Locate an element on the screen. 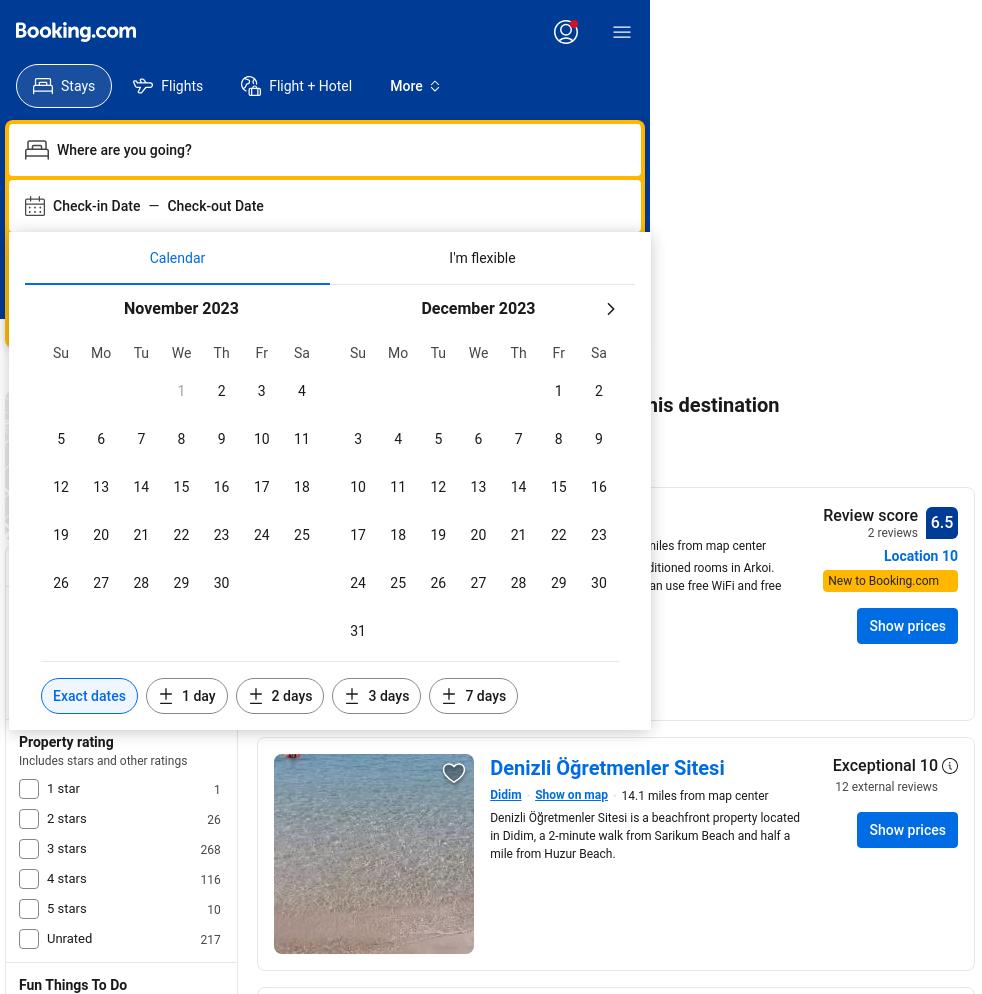 This screenshot has width=982, height=994. 'Includes stars and other ratings' is located at coordinates (102, 760).